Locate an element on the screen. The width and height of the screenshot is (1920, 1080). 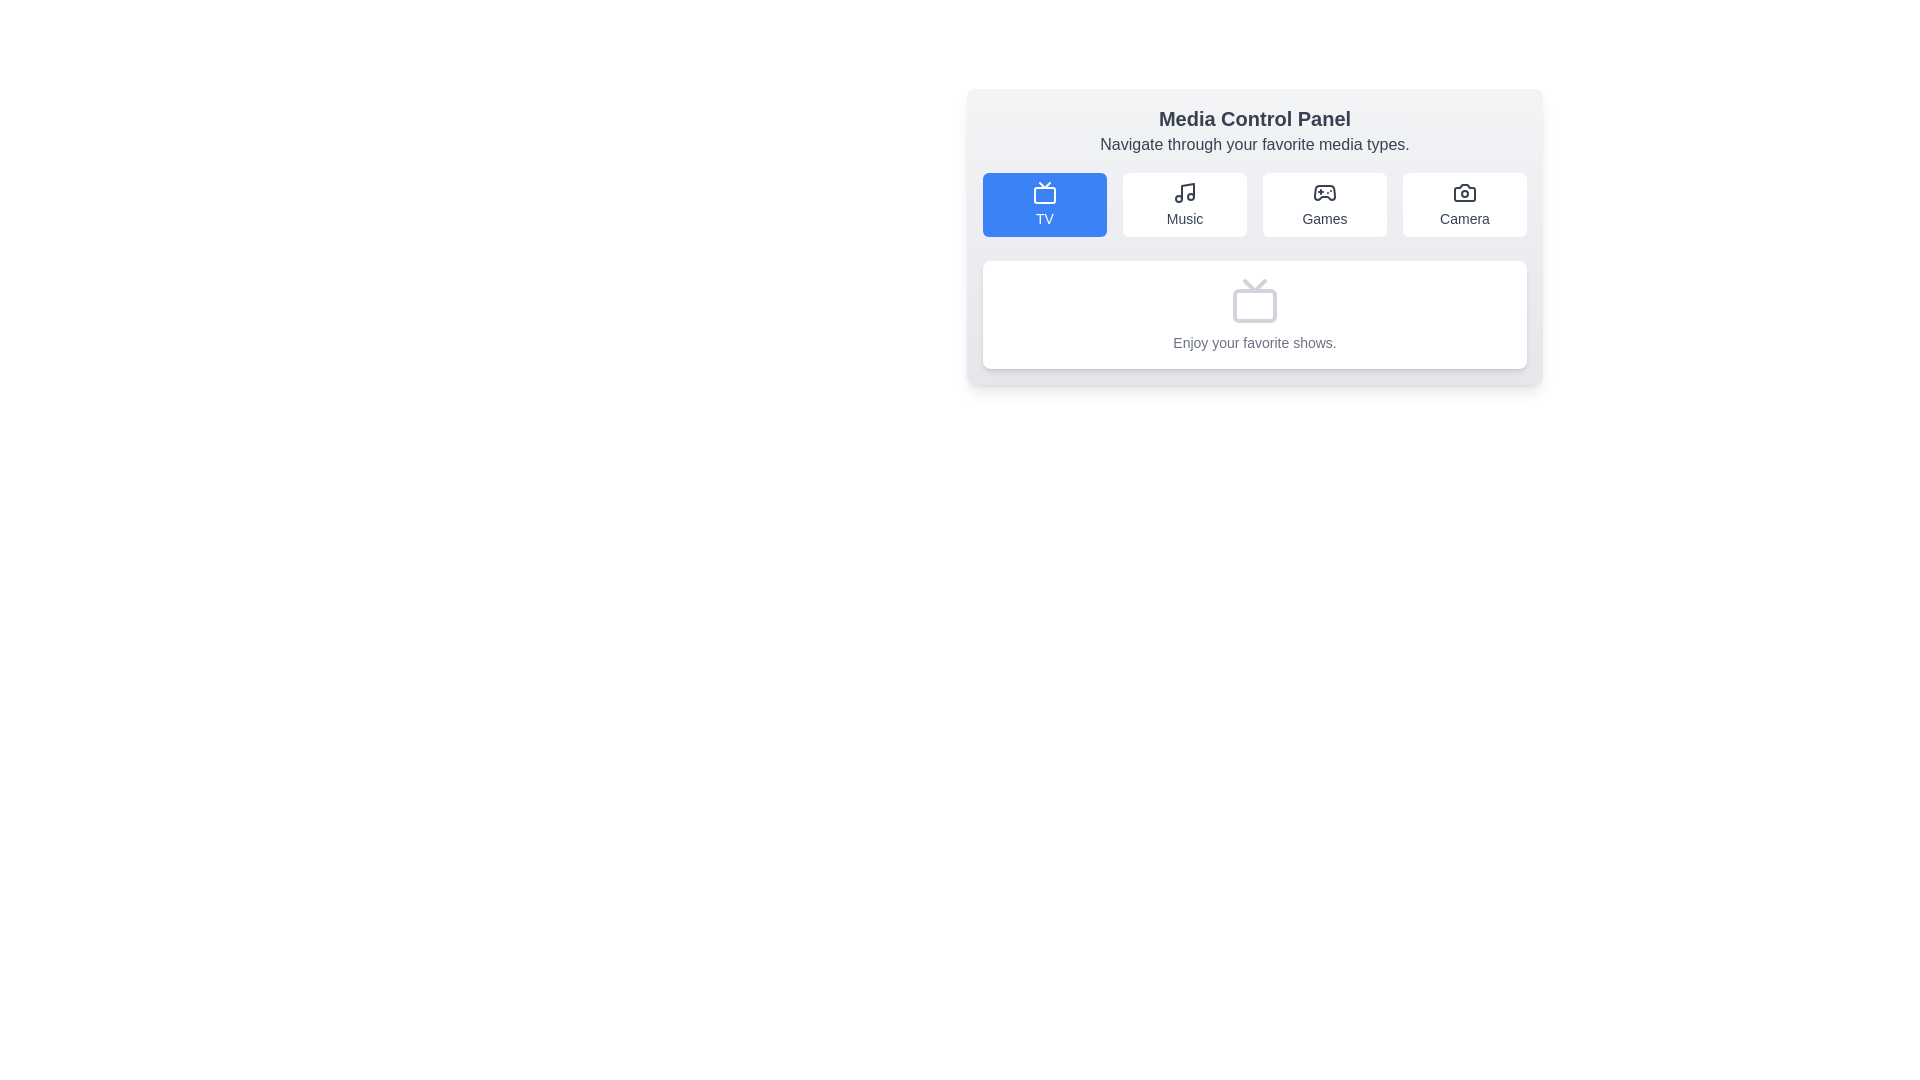
the Camera button, which is the fourth button in a group of media category buttons, to trigger the scaling hover effect is located at coordinates (1464, 204).